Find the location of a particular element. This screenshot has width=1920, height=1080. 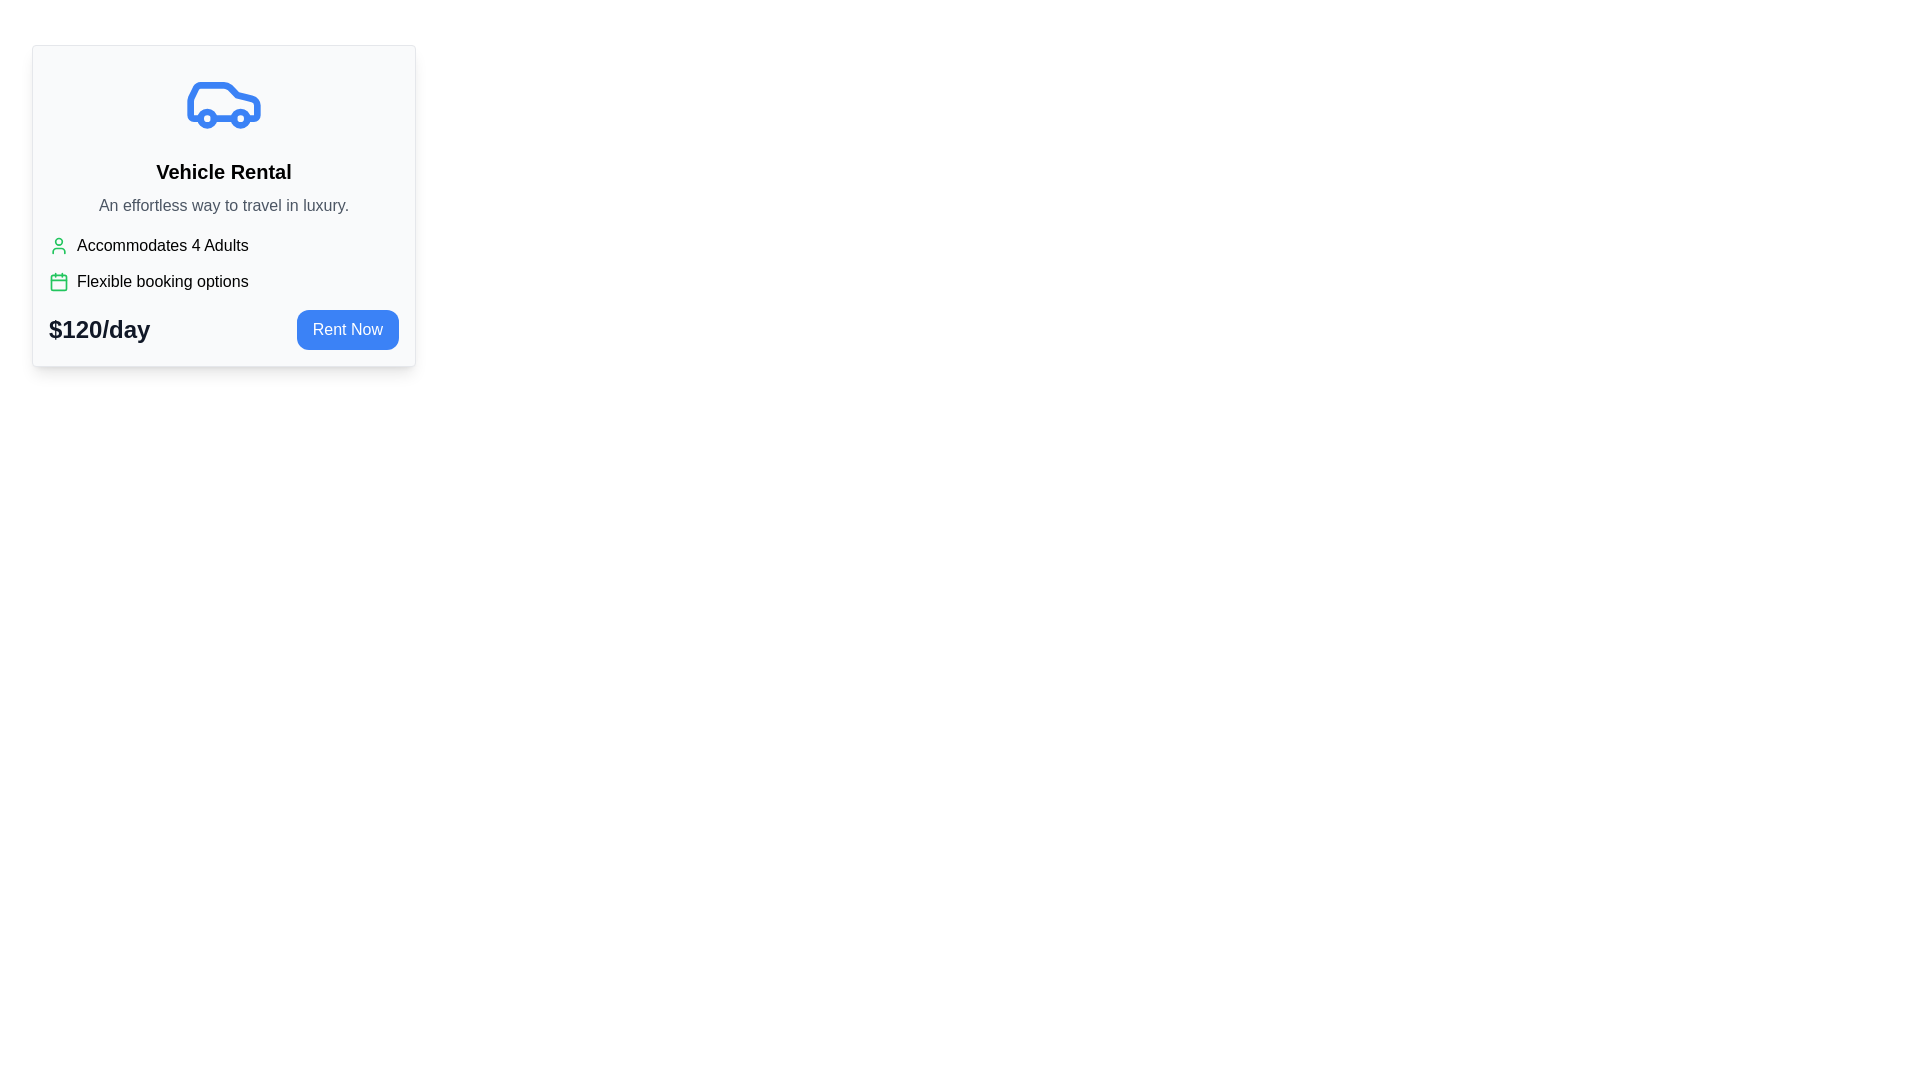

the static text label displaying the rental rate of '$120/day' located in the lower-left corner of the vehicle rental card layout is located at coordinates (98, 329).